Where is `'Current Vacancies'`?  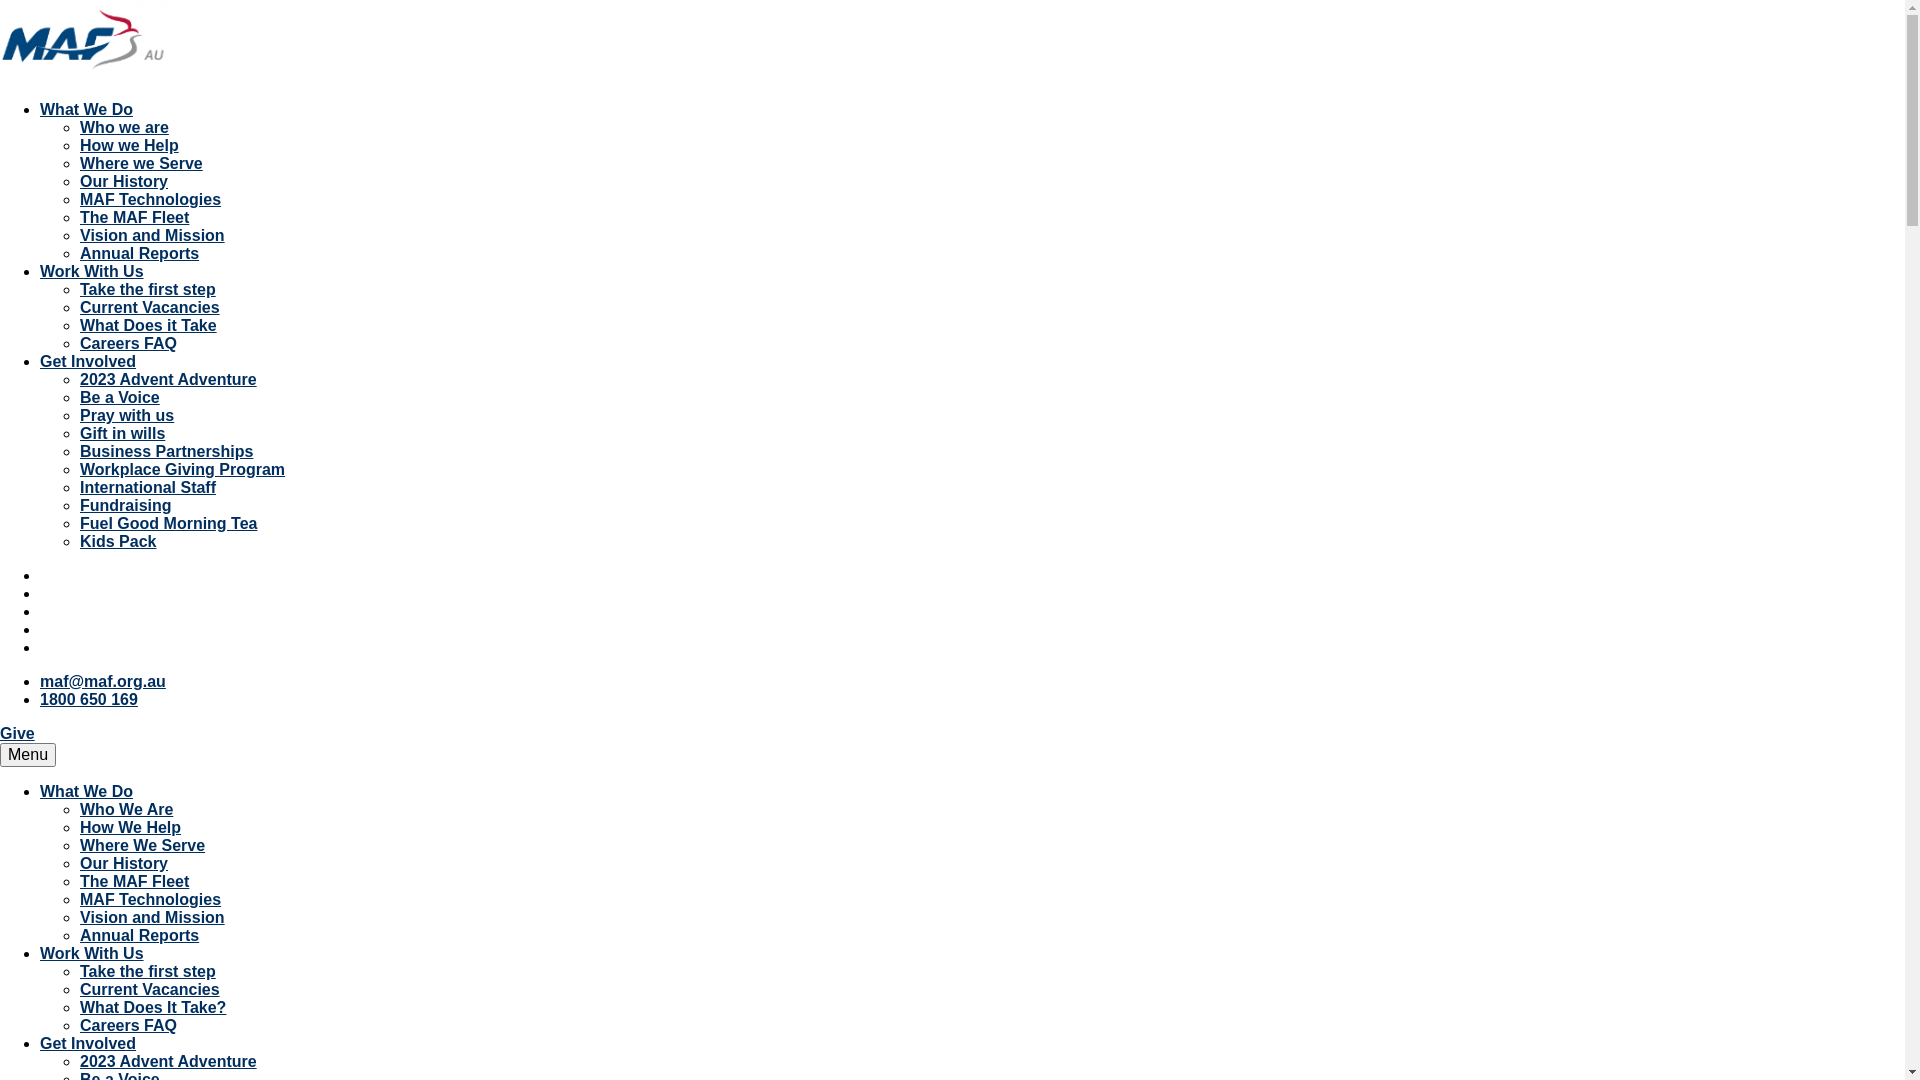
'Current Vacancies' is located at coordinates (80, 988).